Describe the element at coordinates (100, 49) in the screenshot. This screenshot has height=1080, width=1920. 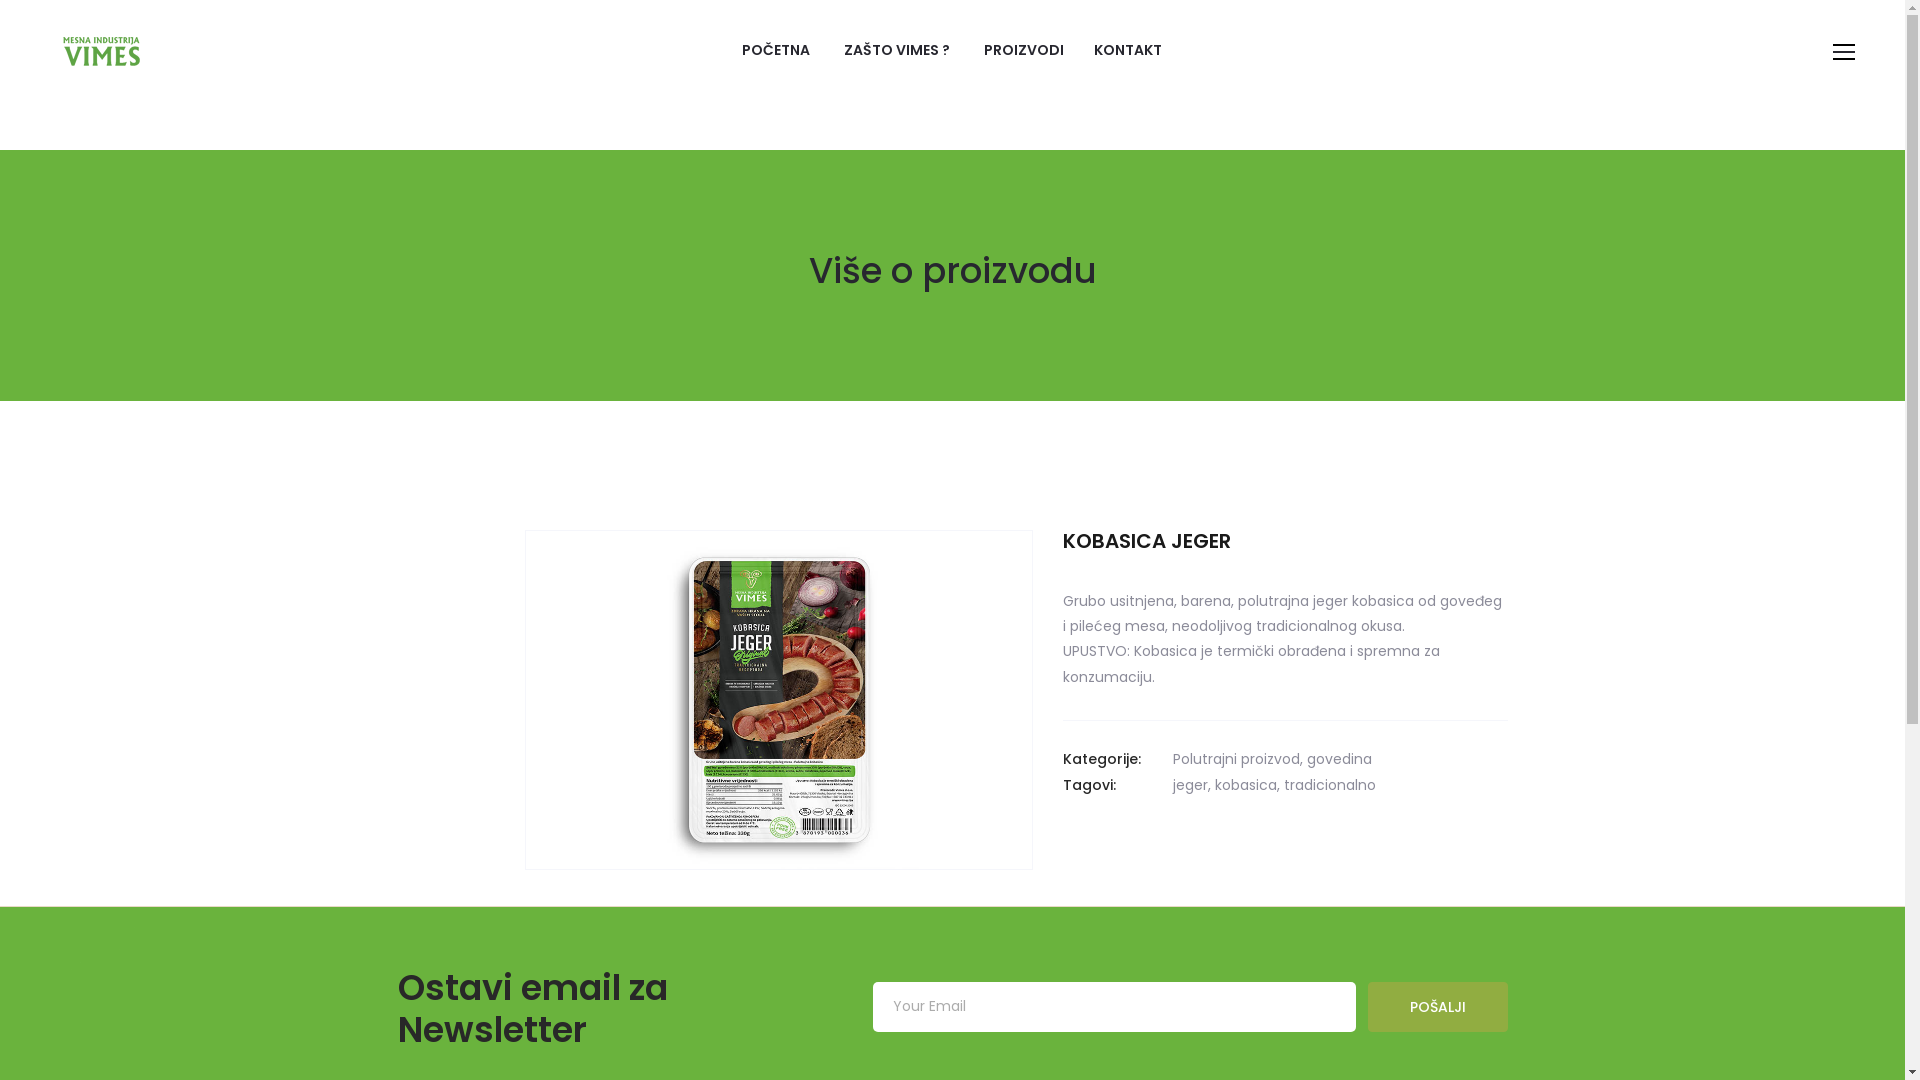
I see `'Vimes mesna industrija'` at that location.